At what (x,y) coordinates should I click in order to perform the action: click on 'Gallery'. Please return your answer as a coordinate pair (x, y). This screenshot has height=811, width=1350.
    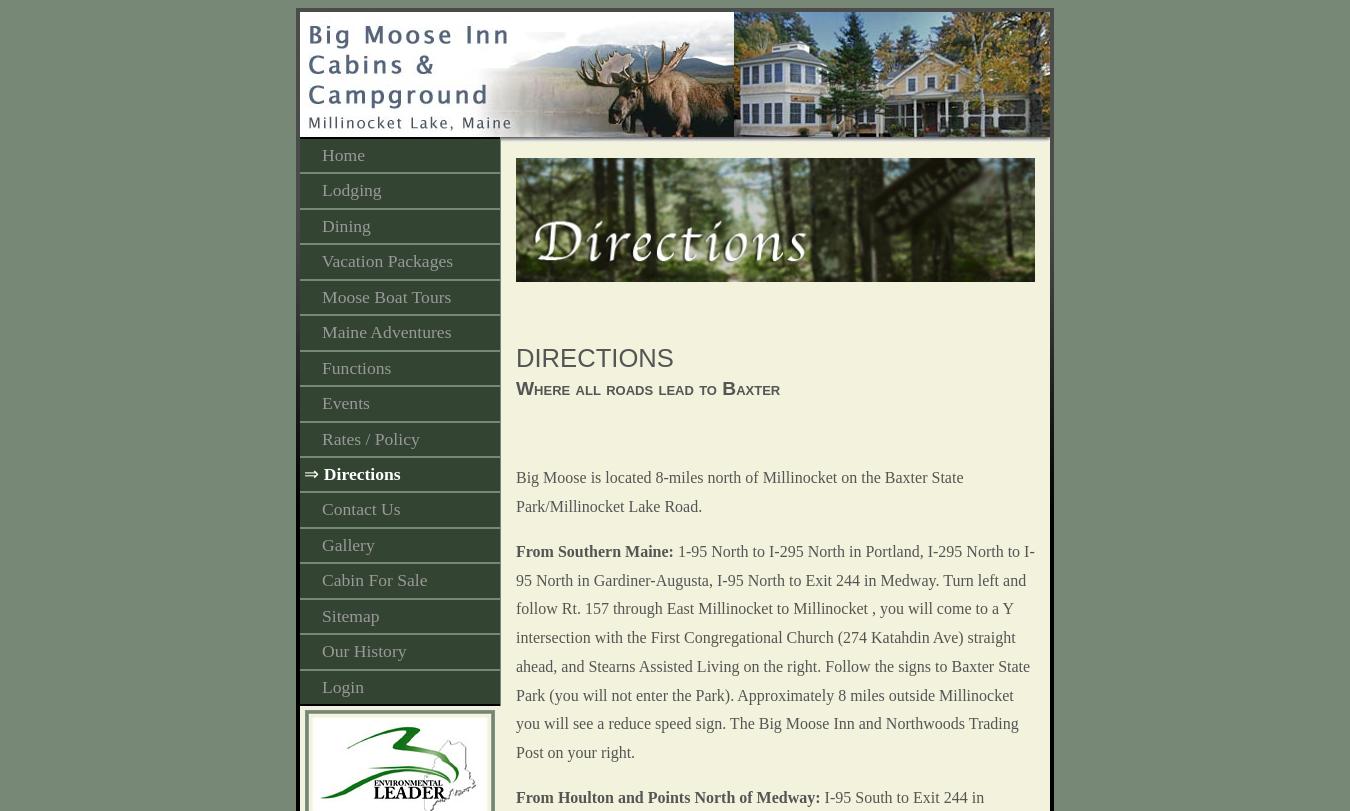
    Looking at the image, I should click on (348, 543).